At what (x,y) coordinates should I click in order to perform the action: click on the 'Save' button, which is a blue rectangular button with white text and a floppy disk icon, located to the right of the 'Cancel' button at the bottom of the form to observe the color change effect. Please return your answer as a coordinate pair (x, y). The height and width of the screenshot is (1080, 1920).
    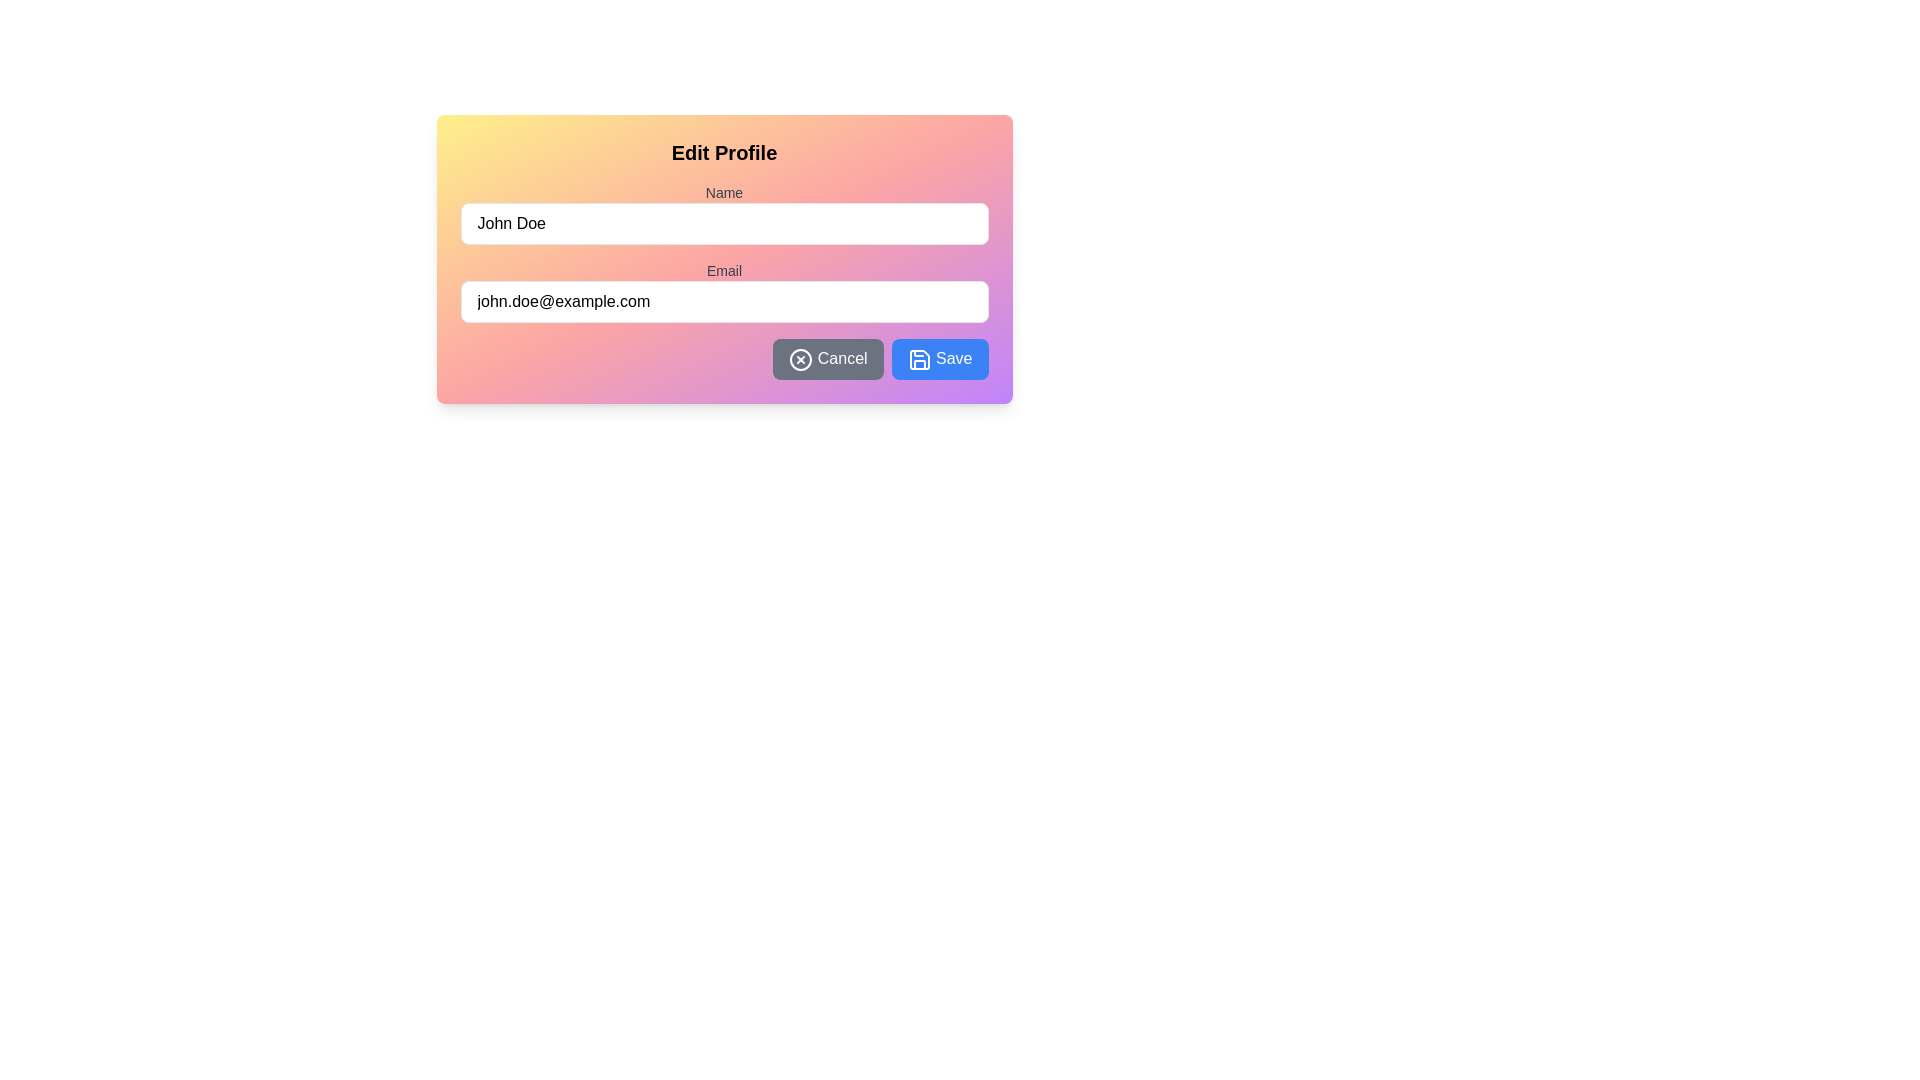
    Looking at the image, I should click on (939, 358).